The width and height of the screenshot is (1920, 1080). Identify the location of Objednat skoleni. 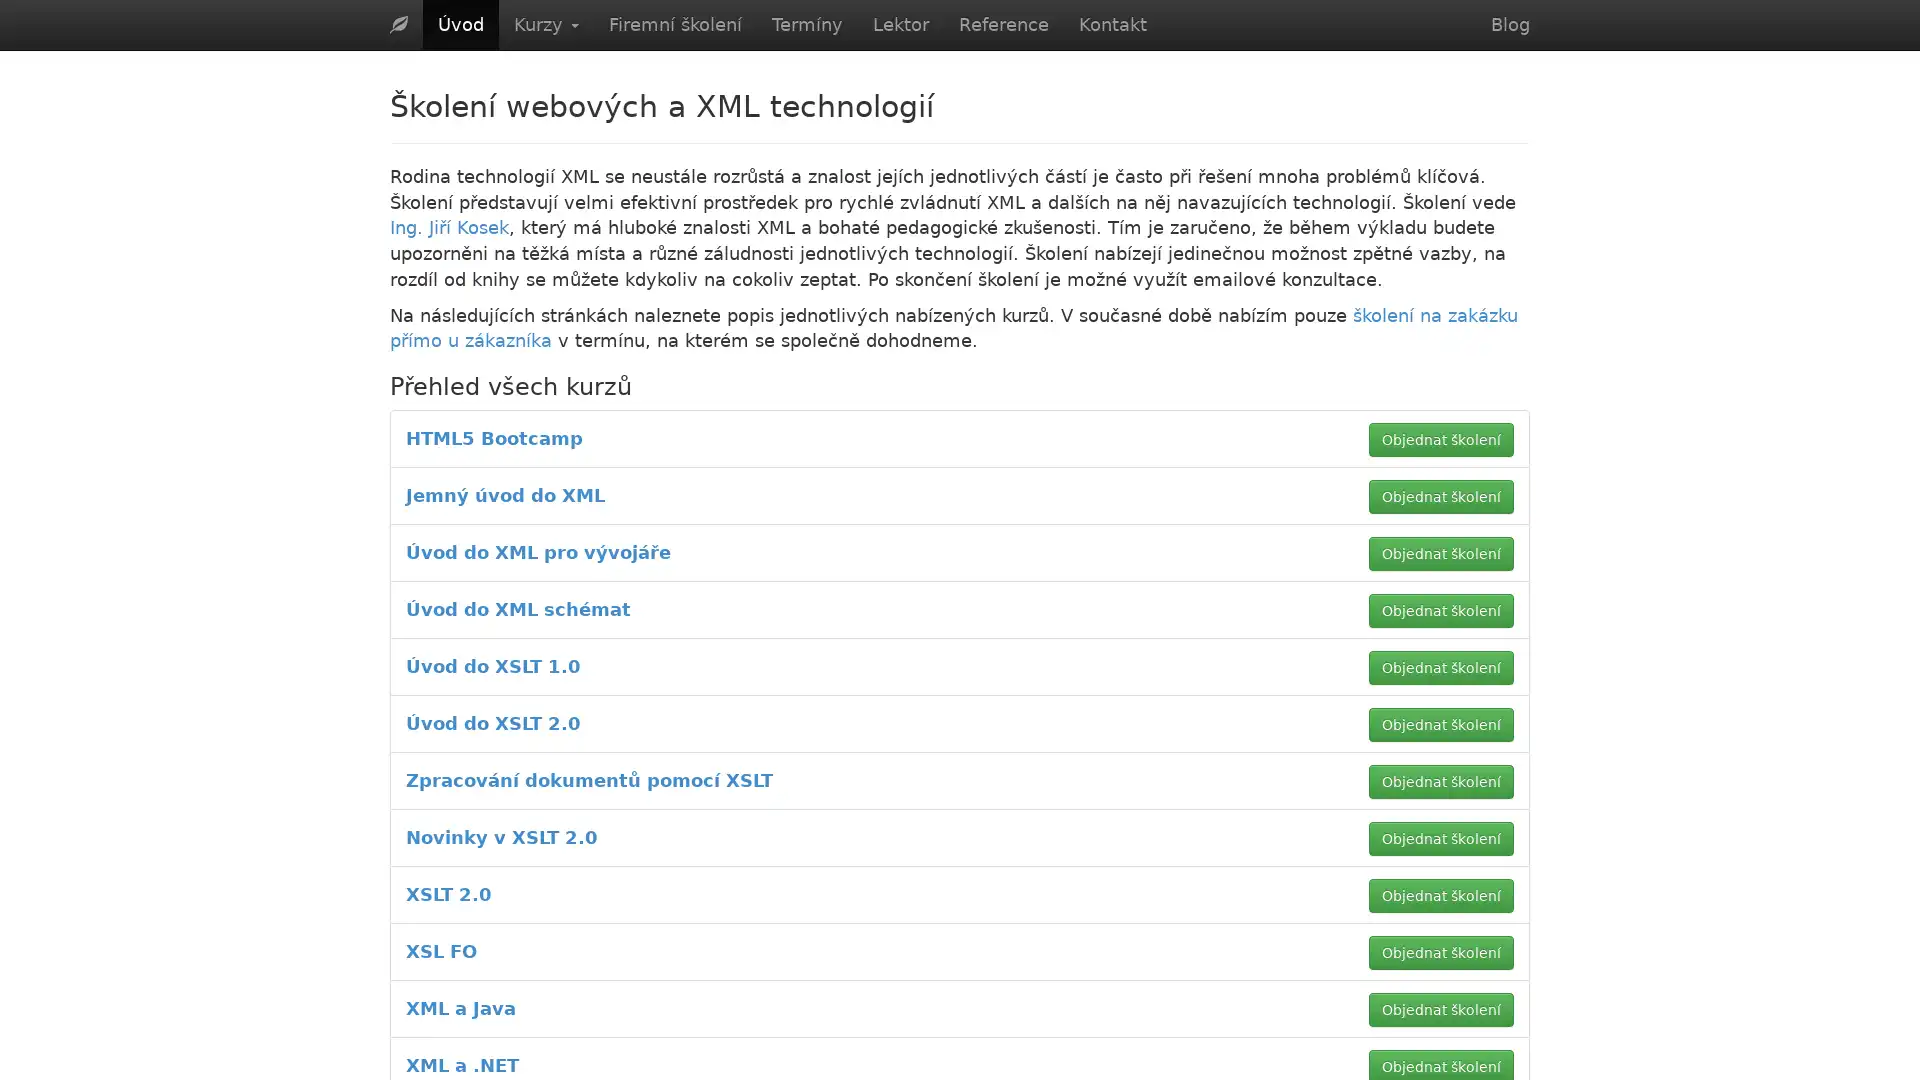
(1441, 554).